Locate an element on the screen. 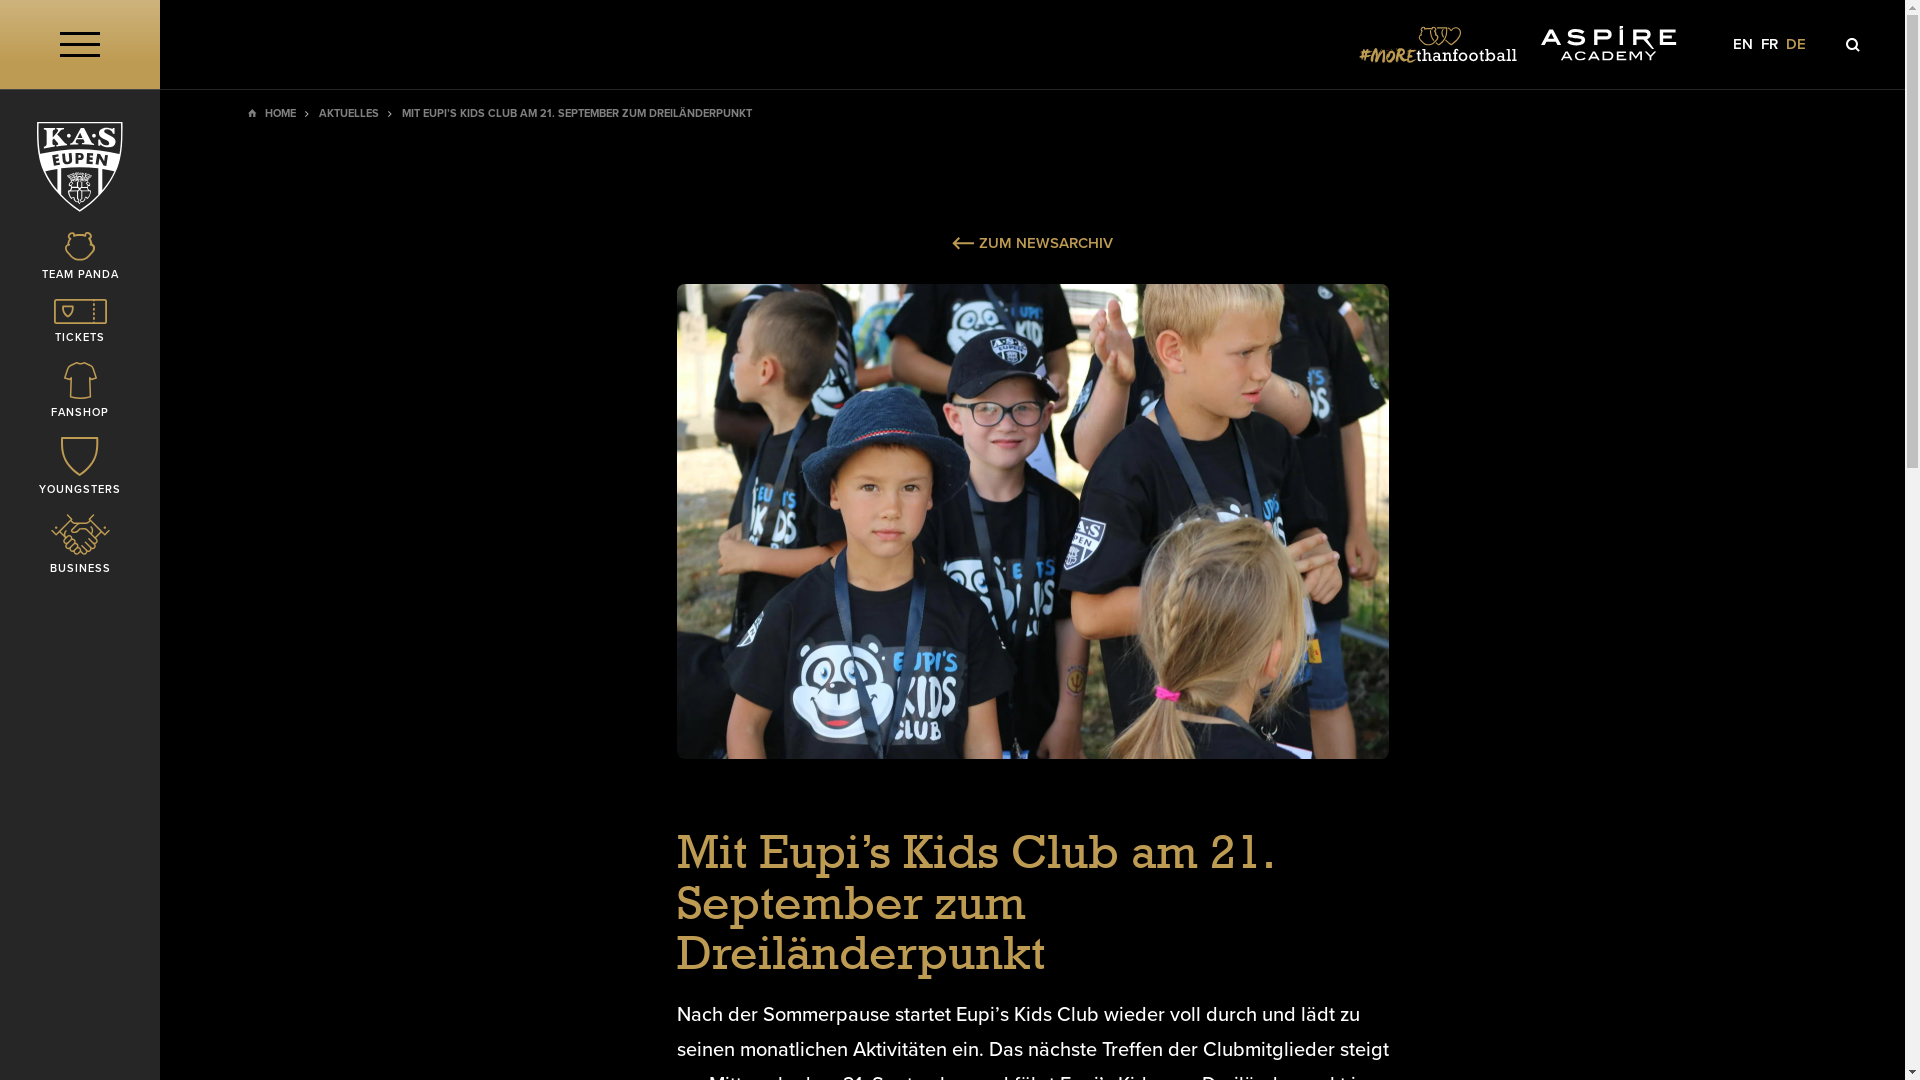 This screenshot has width=1920, height=1080. 'FR' is located at coordinates (1769, 44).